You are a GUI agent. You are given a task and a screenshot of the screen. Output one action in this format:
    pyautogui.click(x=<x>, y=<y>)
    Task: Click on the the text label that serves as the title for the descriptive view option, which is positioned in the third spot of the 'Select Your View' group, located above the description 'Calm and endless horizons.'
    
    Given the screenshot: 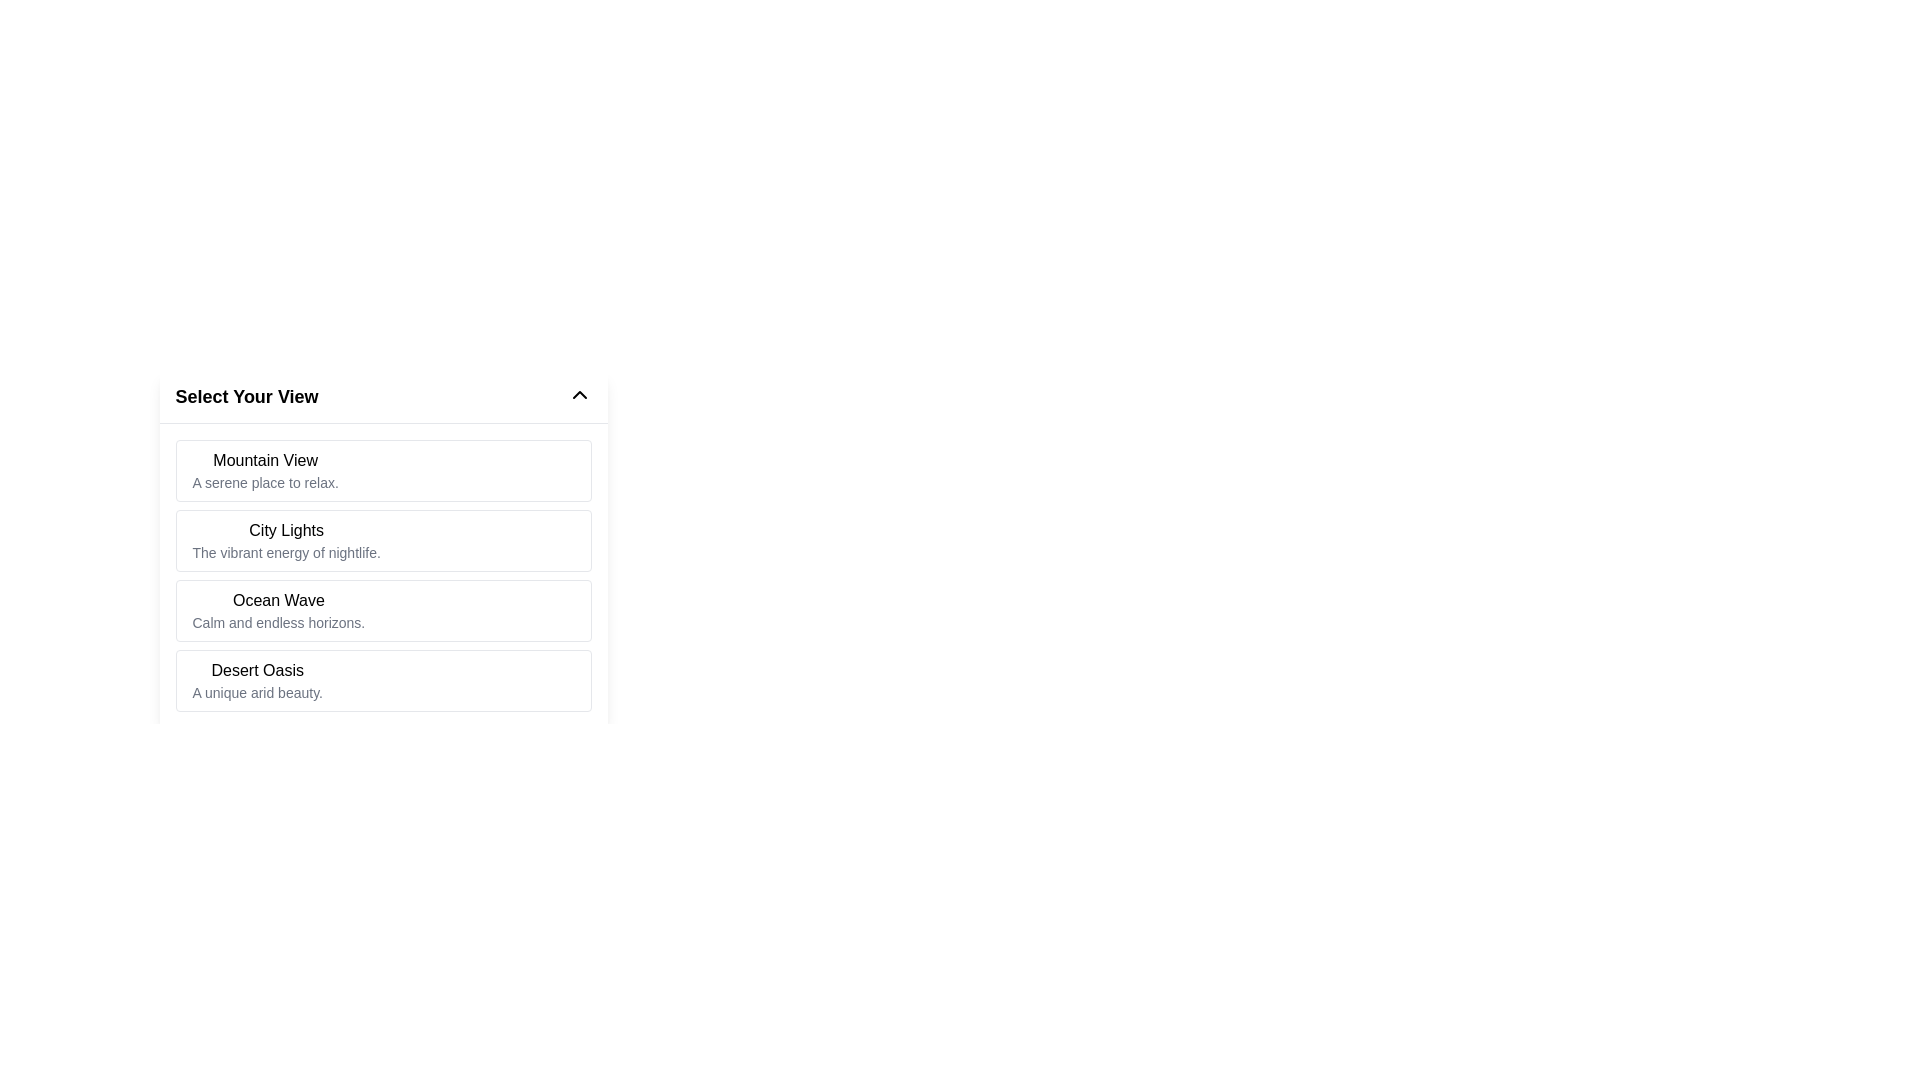 What is the action you would take?
    pyautogui.click(x=277, y=600)
    